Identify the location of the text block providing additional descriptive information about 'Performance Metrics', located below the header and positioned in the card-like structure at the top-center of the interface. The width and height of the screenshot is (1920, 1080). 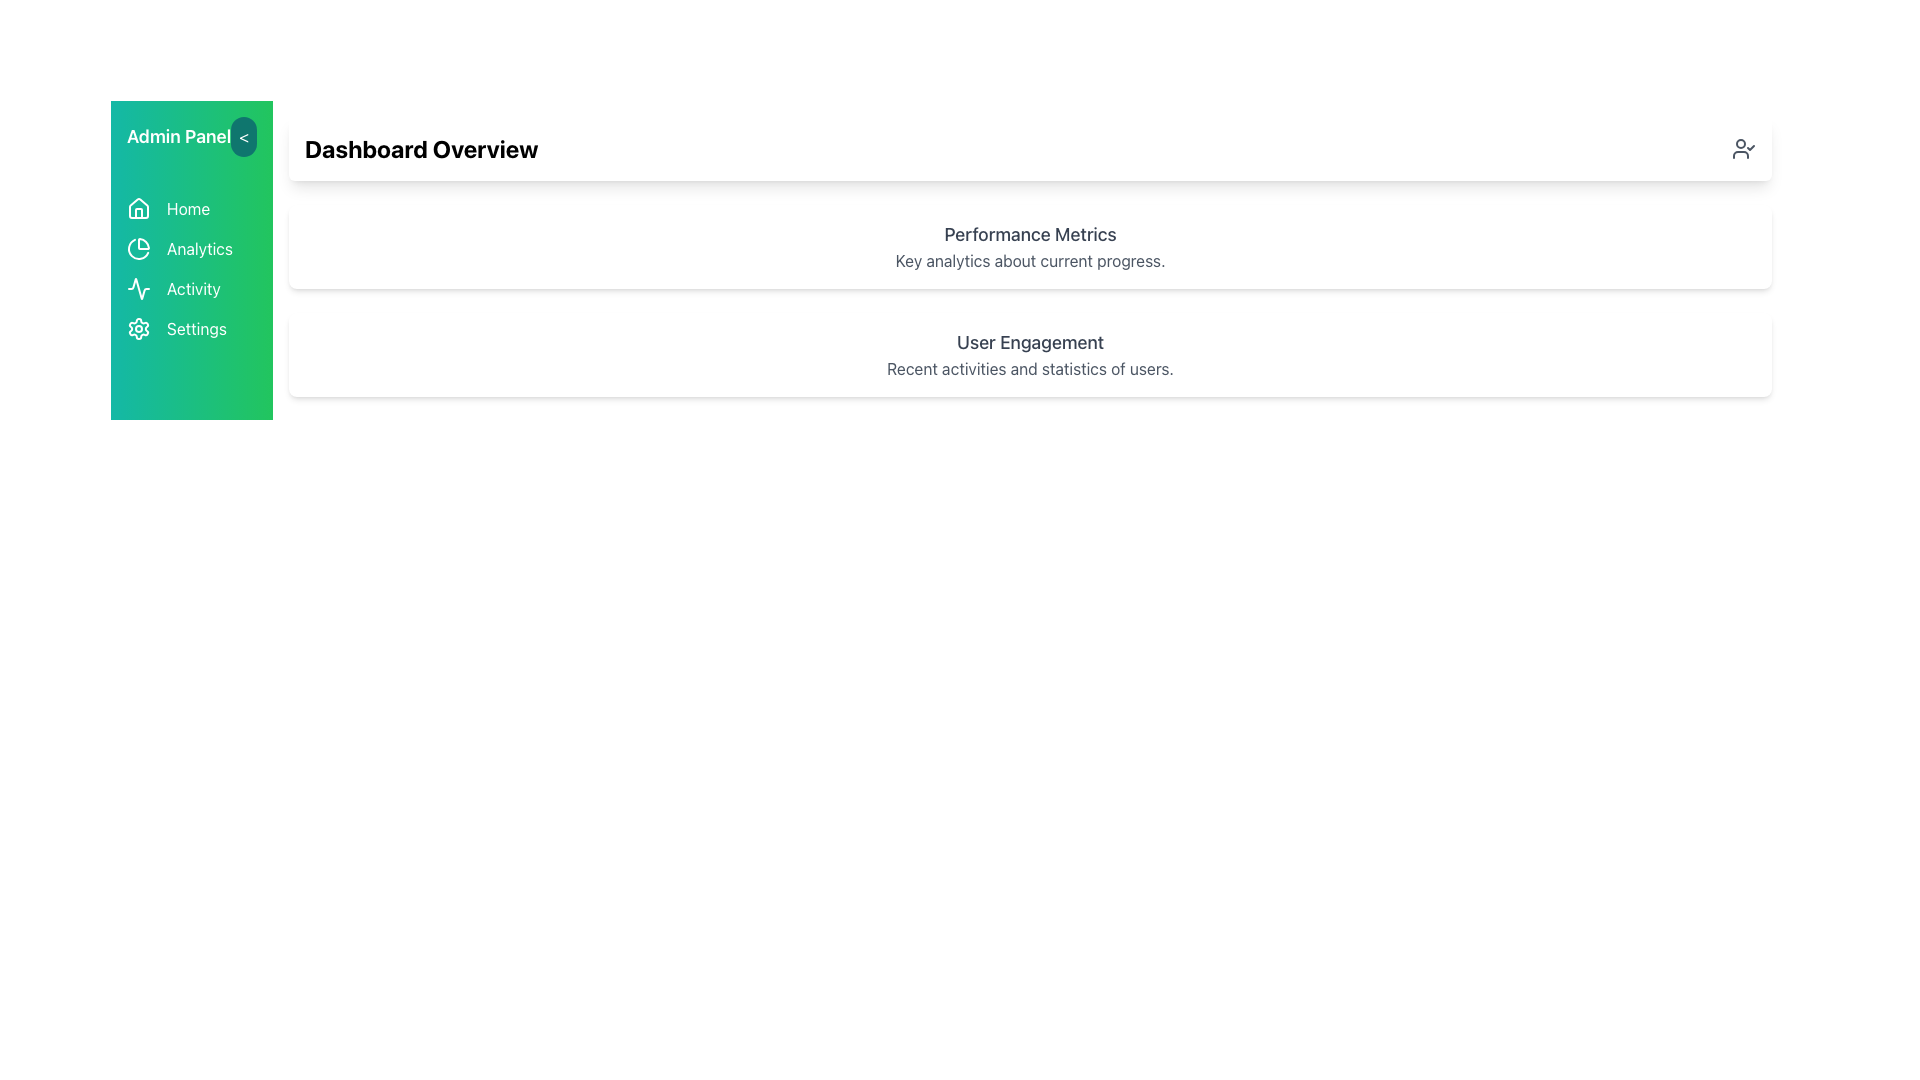
(1030, 260).